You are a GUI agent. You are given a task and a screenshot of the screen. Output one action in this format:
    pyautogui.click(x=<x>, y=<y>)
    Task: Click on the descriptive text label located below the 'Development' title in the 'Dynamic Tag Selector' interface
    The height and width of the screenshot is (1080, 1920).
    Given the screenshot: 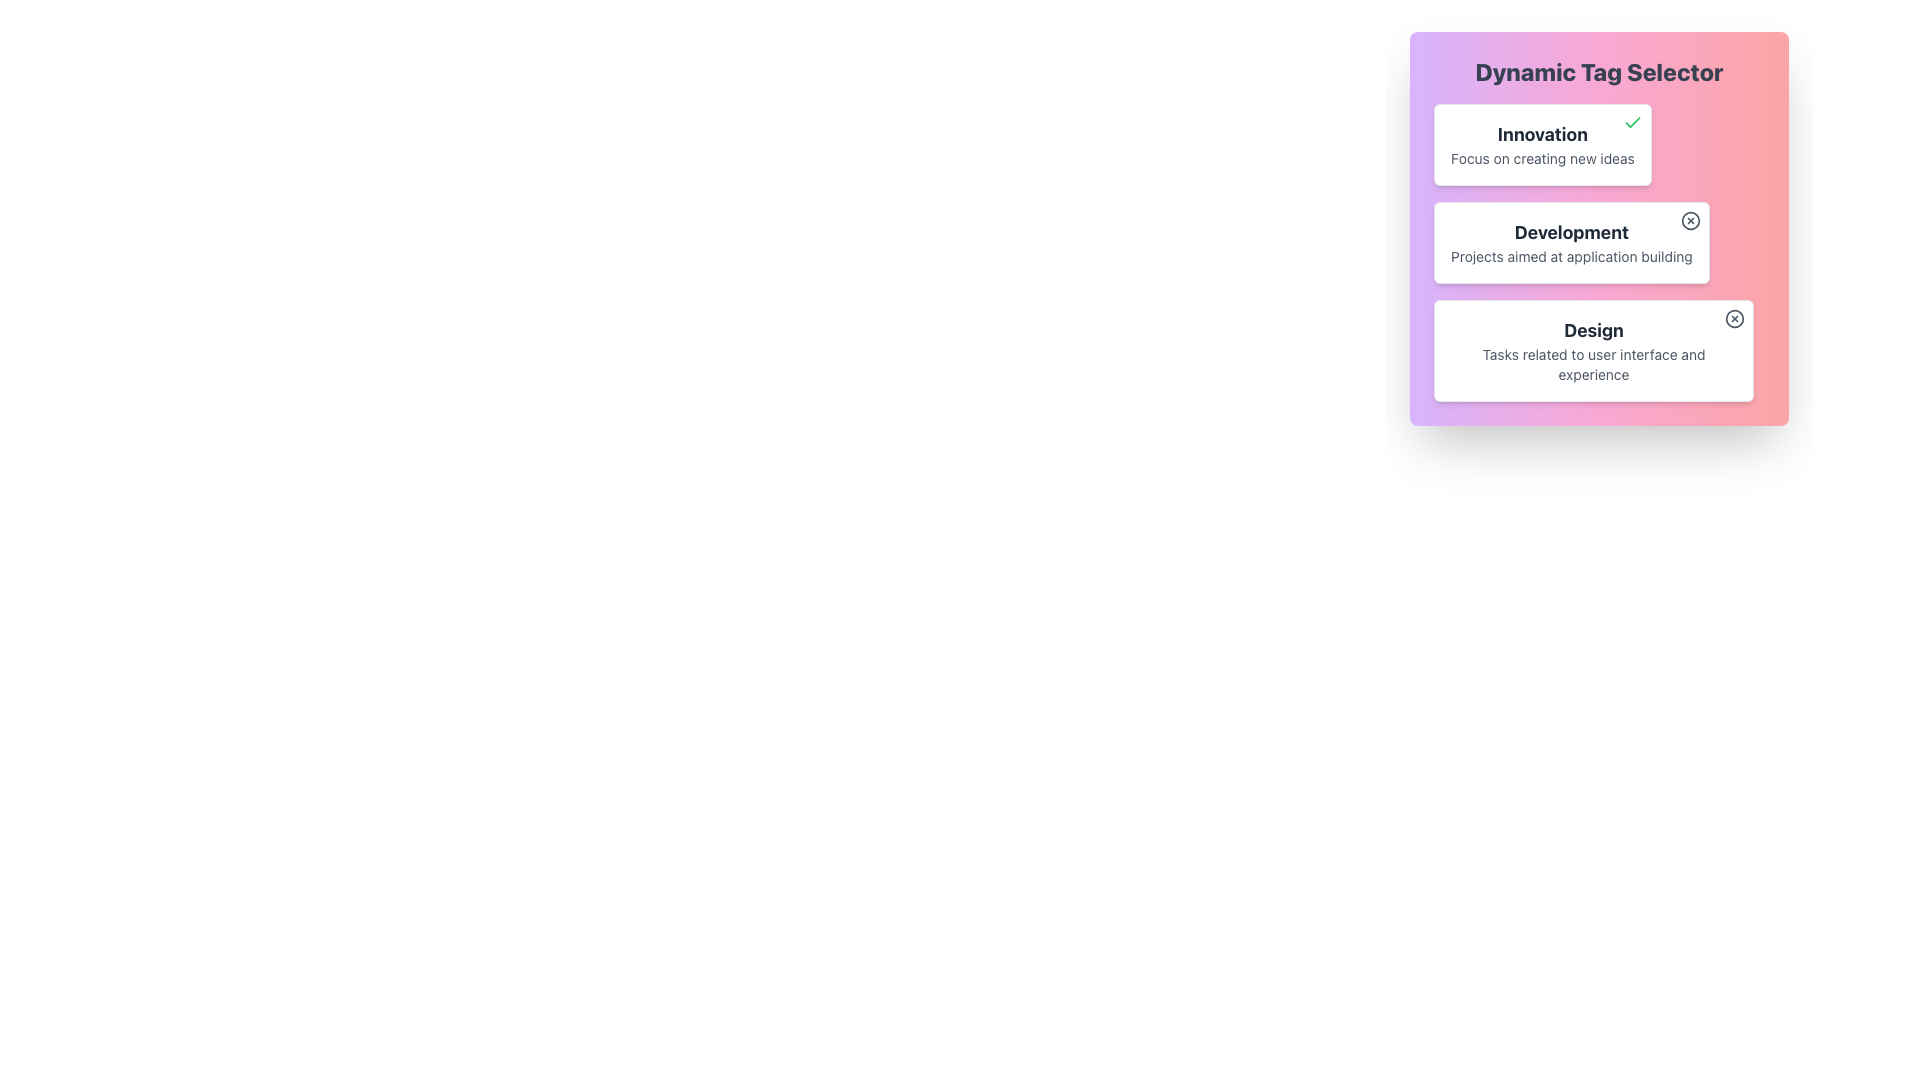 What is the action you would take?
    pyautogui.click(x=1570, y=256)
    